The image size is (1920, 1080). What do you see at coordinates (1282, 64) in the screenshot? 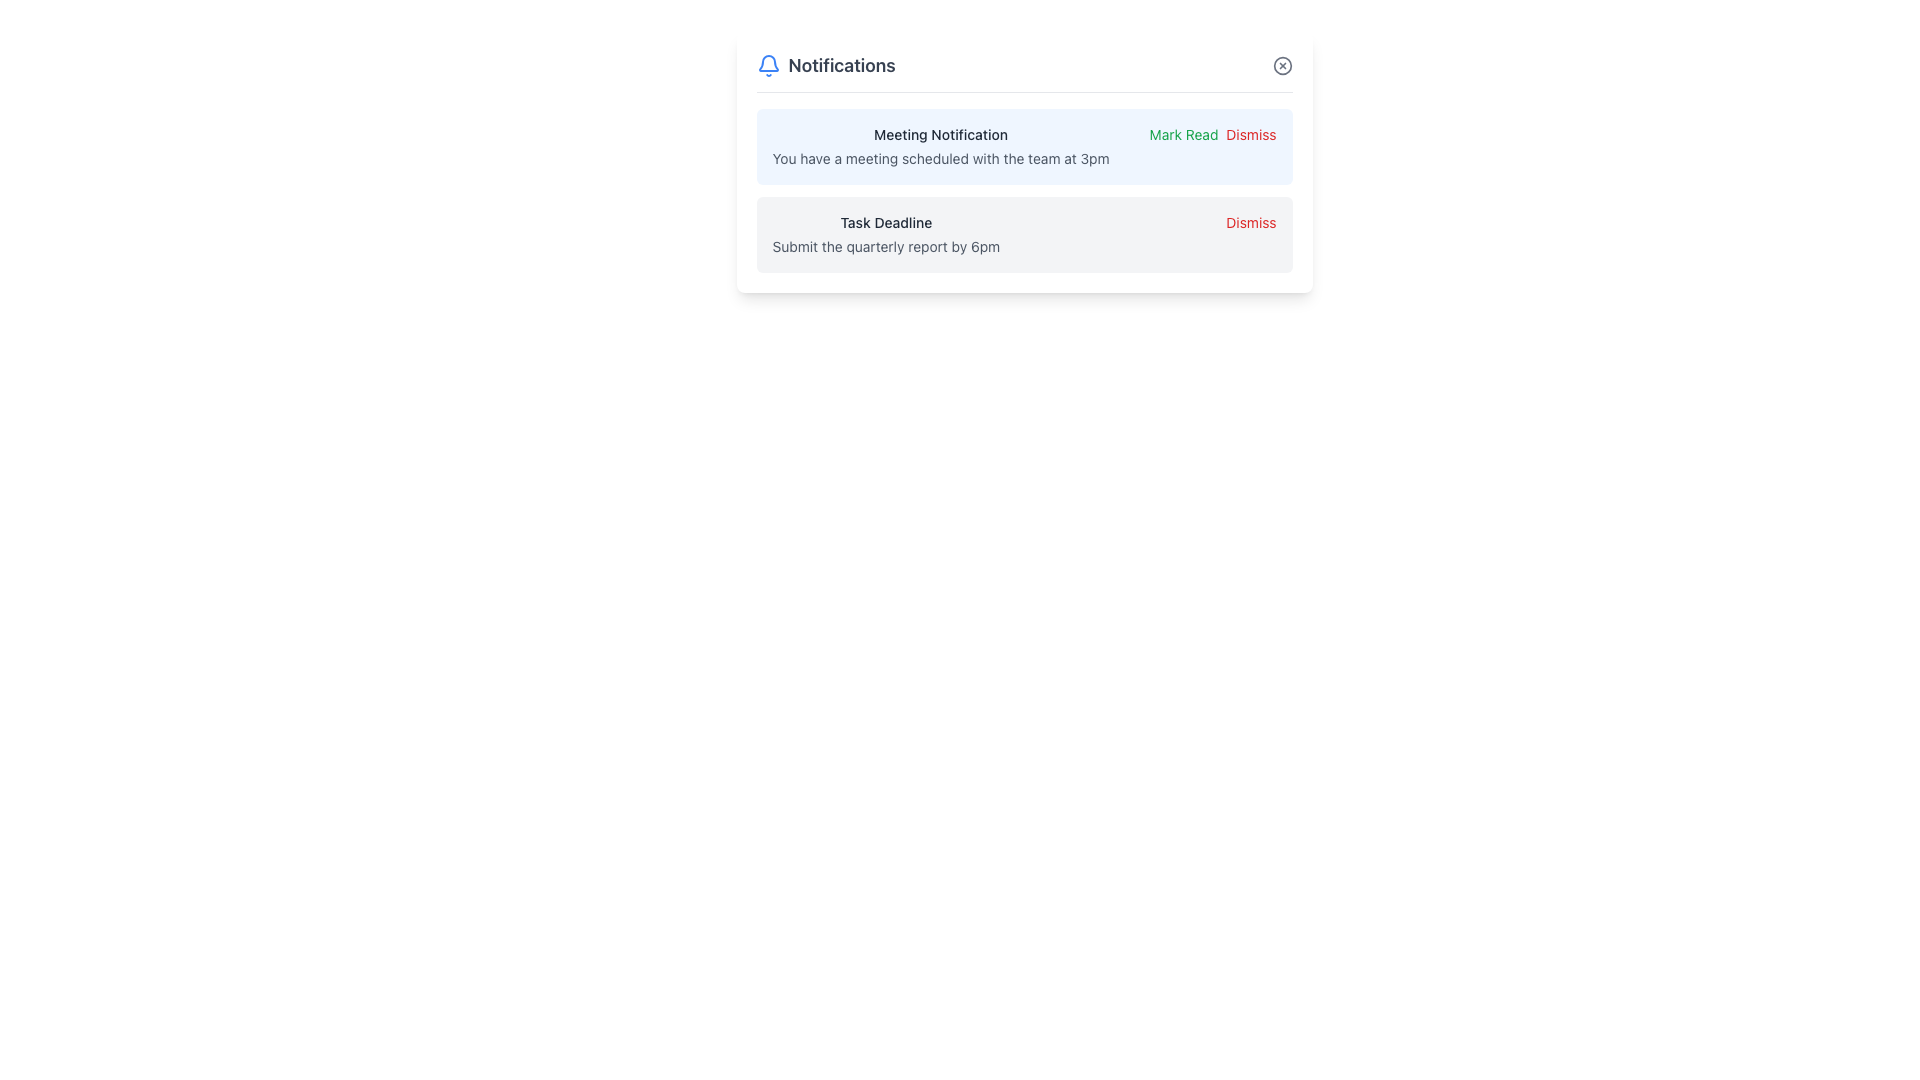
I see `the central SVG circle element in the top-right corner of the notification card, which has a consistent stroke and no fill color` at bounding box center [1282, 64].